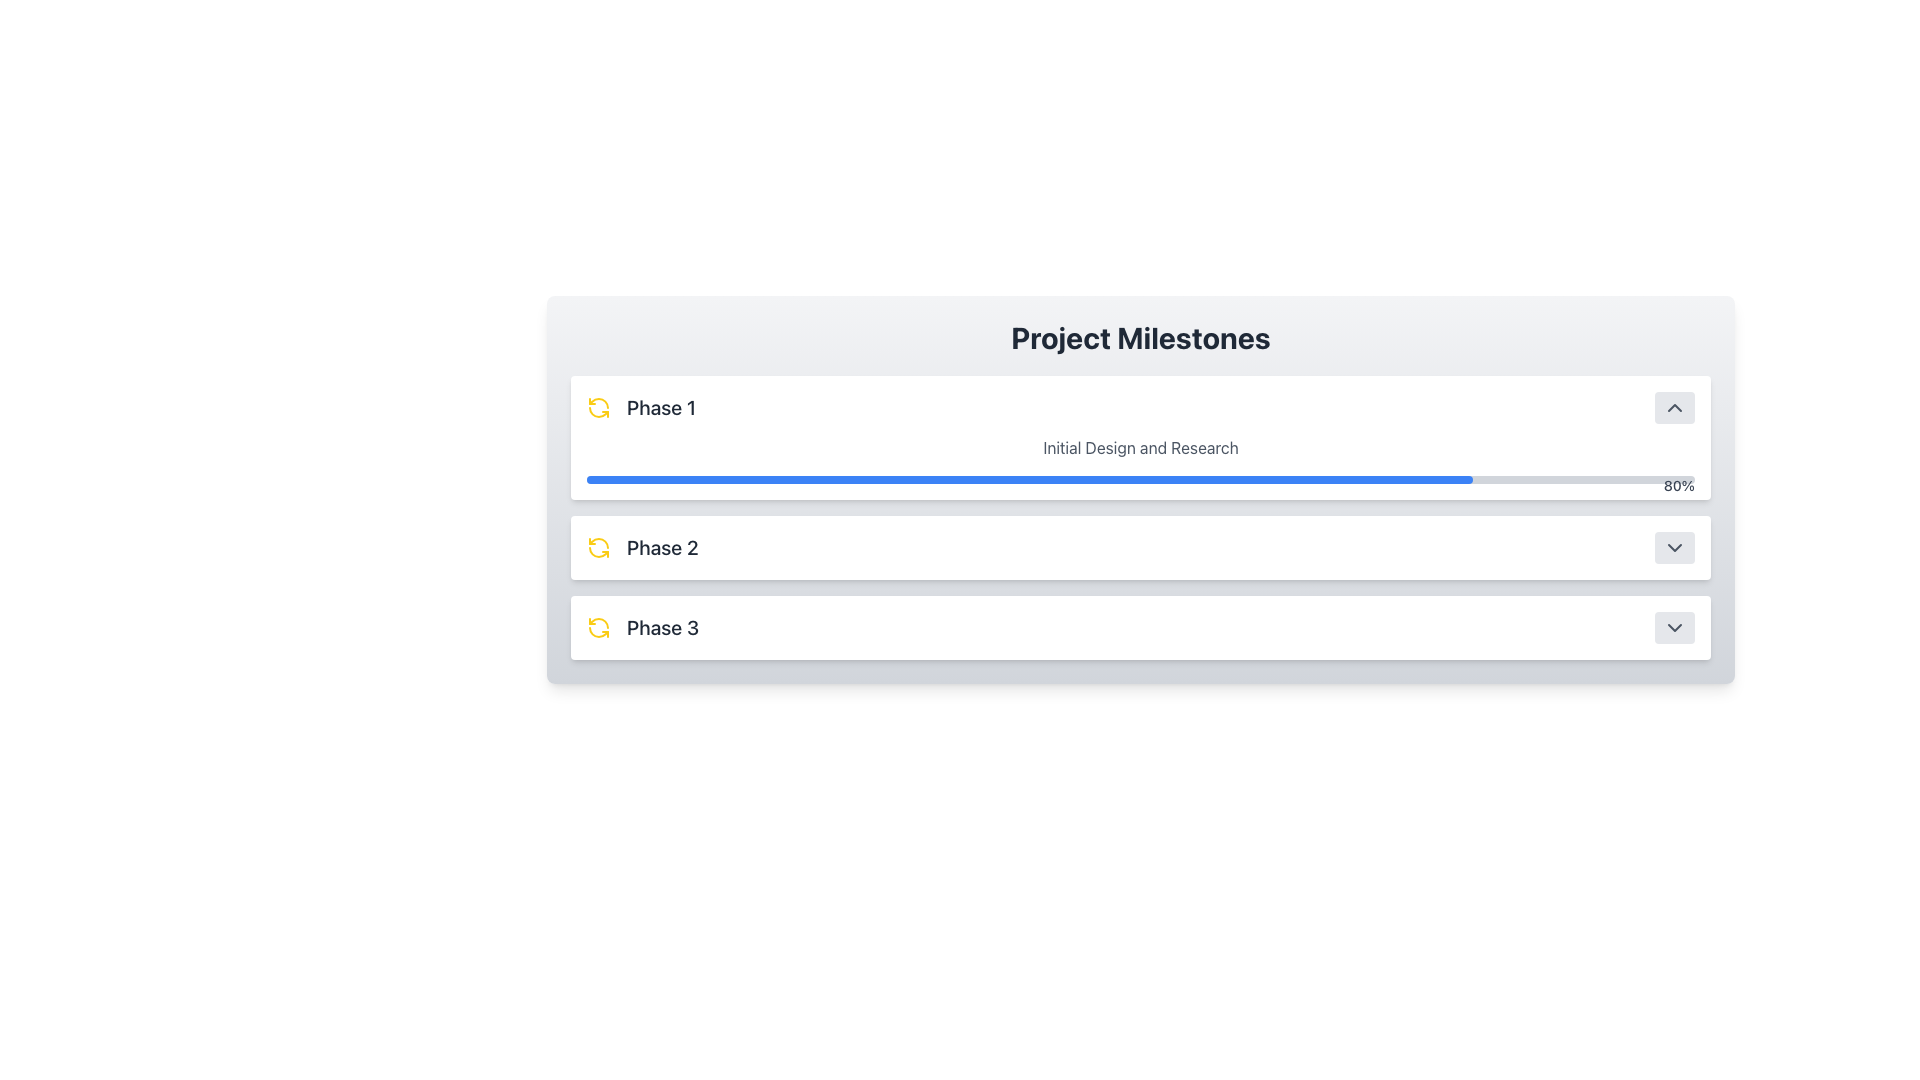 Image resolution: width=1920 pixels, height=1080 pixels. Describe the element at coordinates (1675, 407) in the screenshot. I see `the upward-pointing chevron icon with a gray outline on a light gray background located at the far right end of the 'Phase 1' row` at that location.